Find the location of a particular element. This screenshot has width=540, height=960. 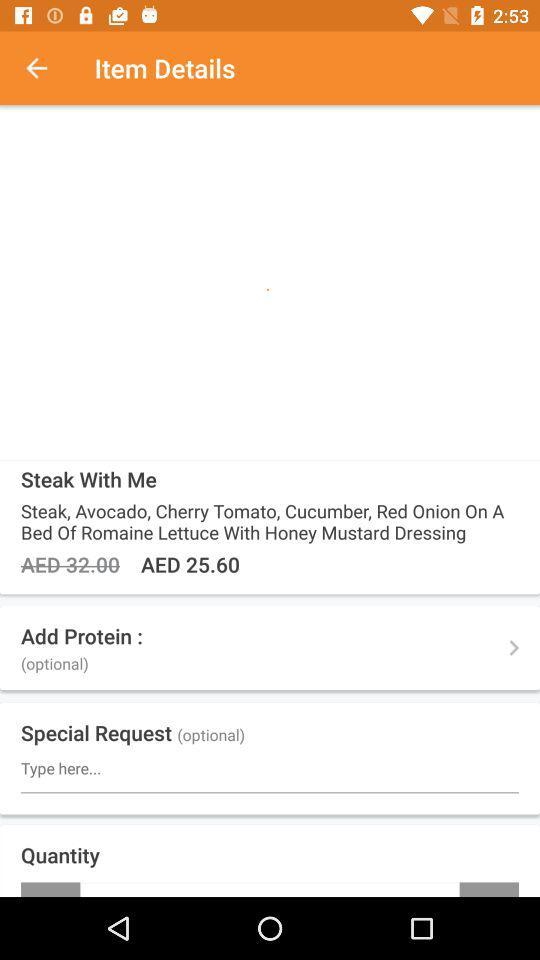

the item to the left of the + icon is located at coordinates (50, 888).